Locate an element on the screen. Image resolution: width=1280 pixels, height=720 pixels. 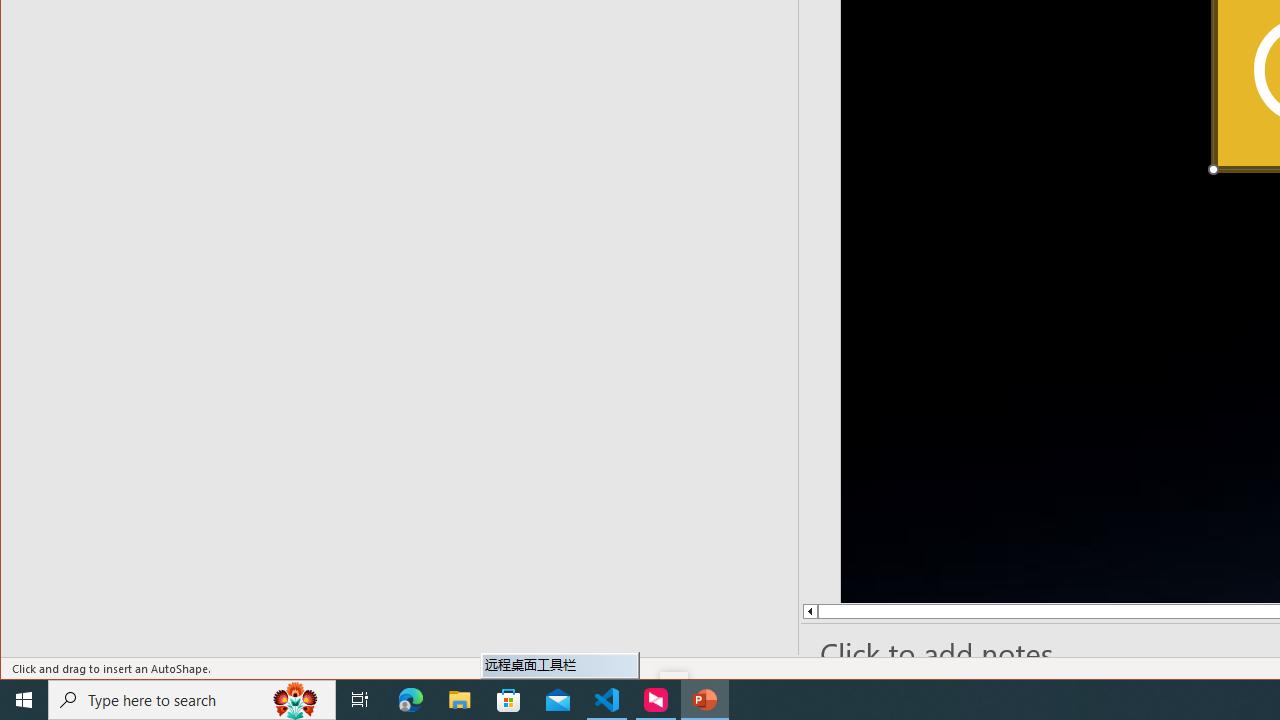
'Microsoft Store' is located at coordinates (509, 698).